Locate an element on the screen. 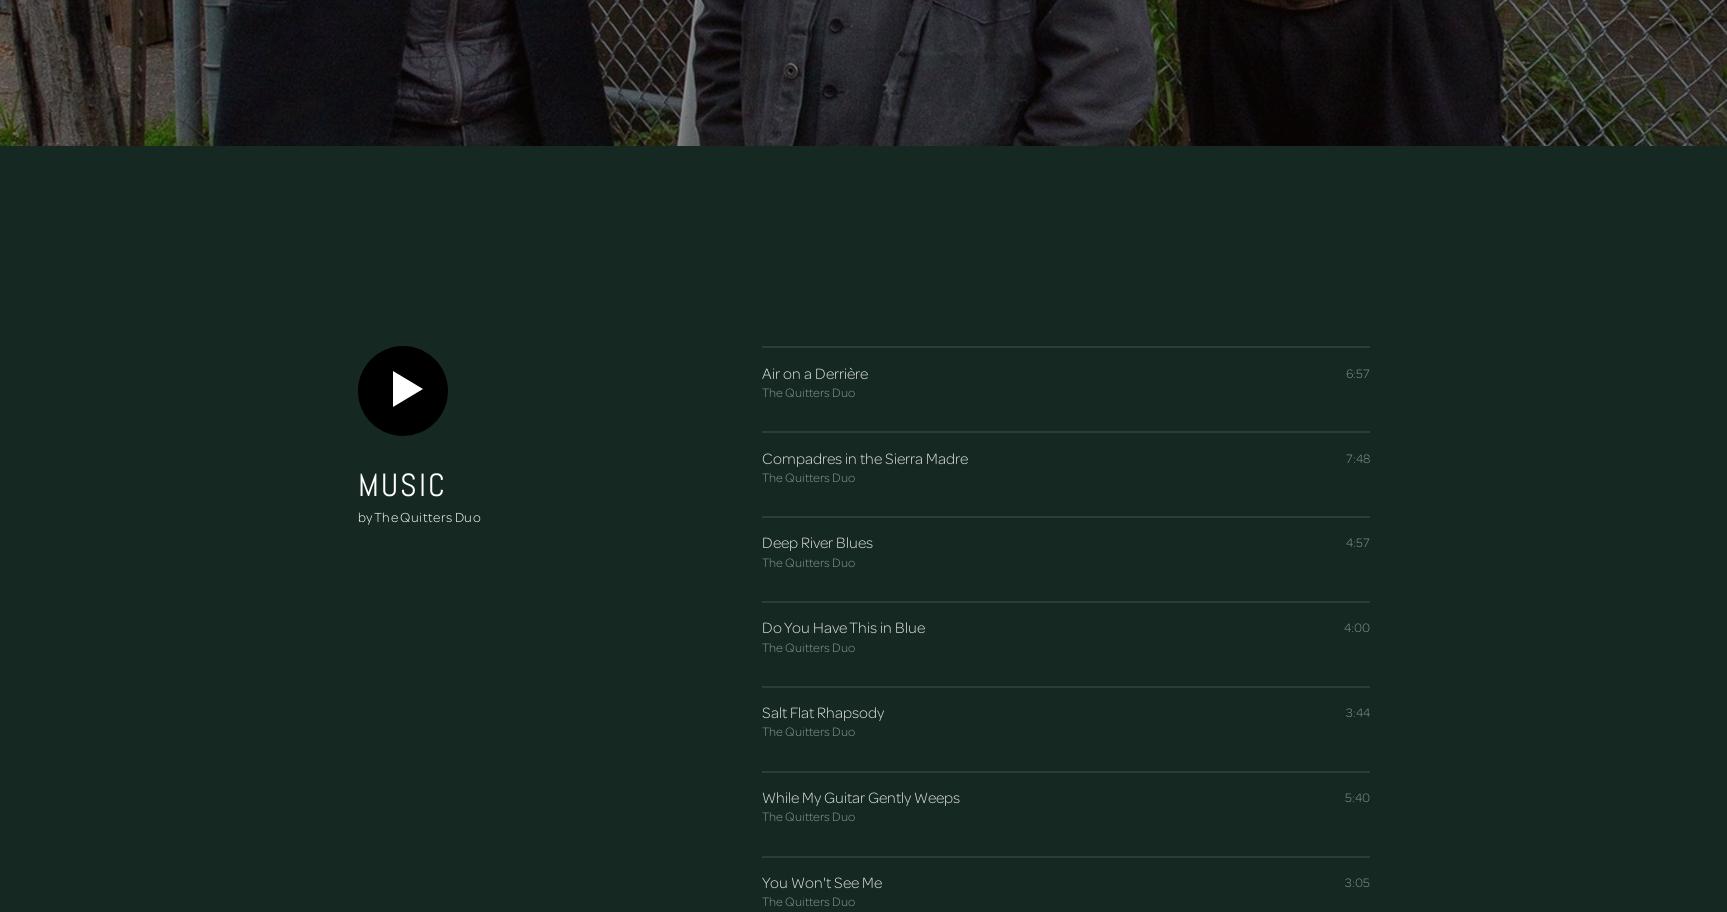 Image resolution: width=1727 pixels, height=912 pixels. 'Do You Have This in Blue' is located at coordinates (843, 627).